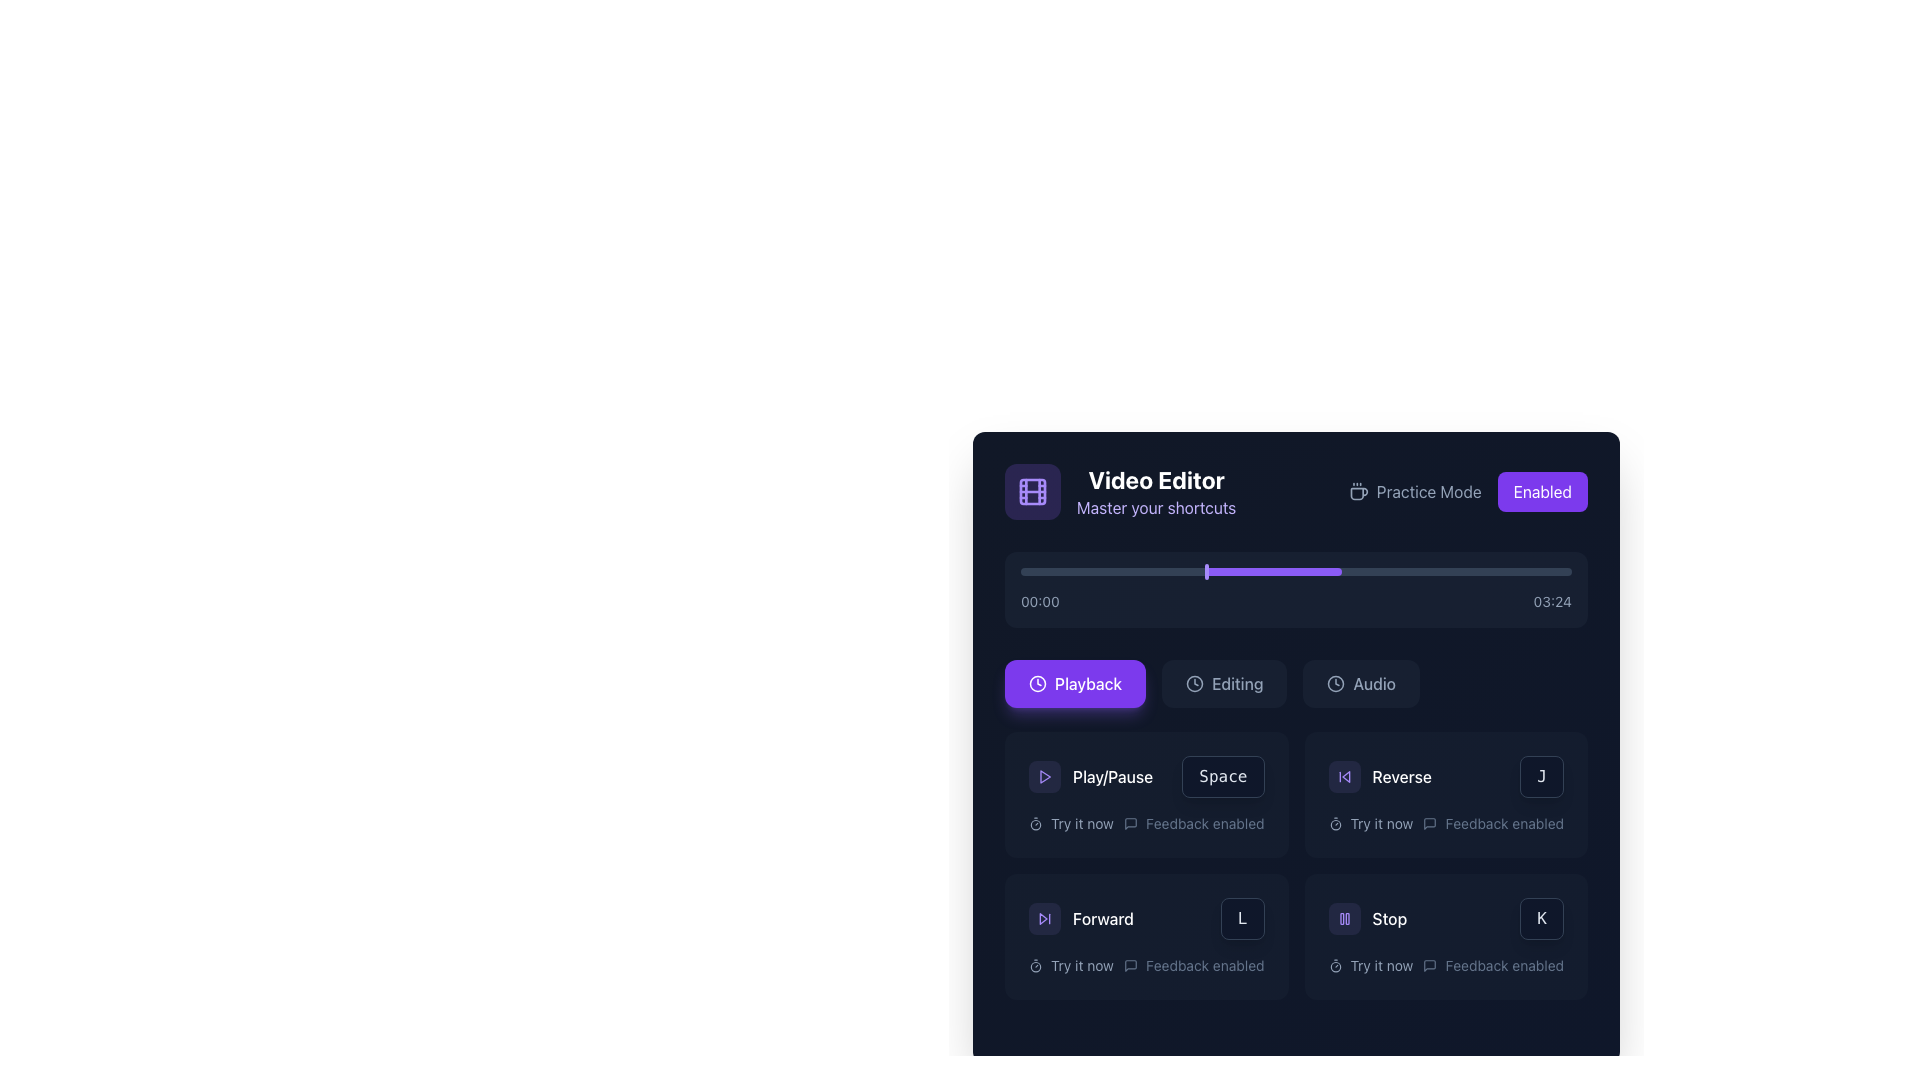 The height and width of the screenshot is (1080, 1920). I want to click on the Text label displaying the current playback time and total duration, which is centered below the progress bar, so click(1296, 600).